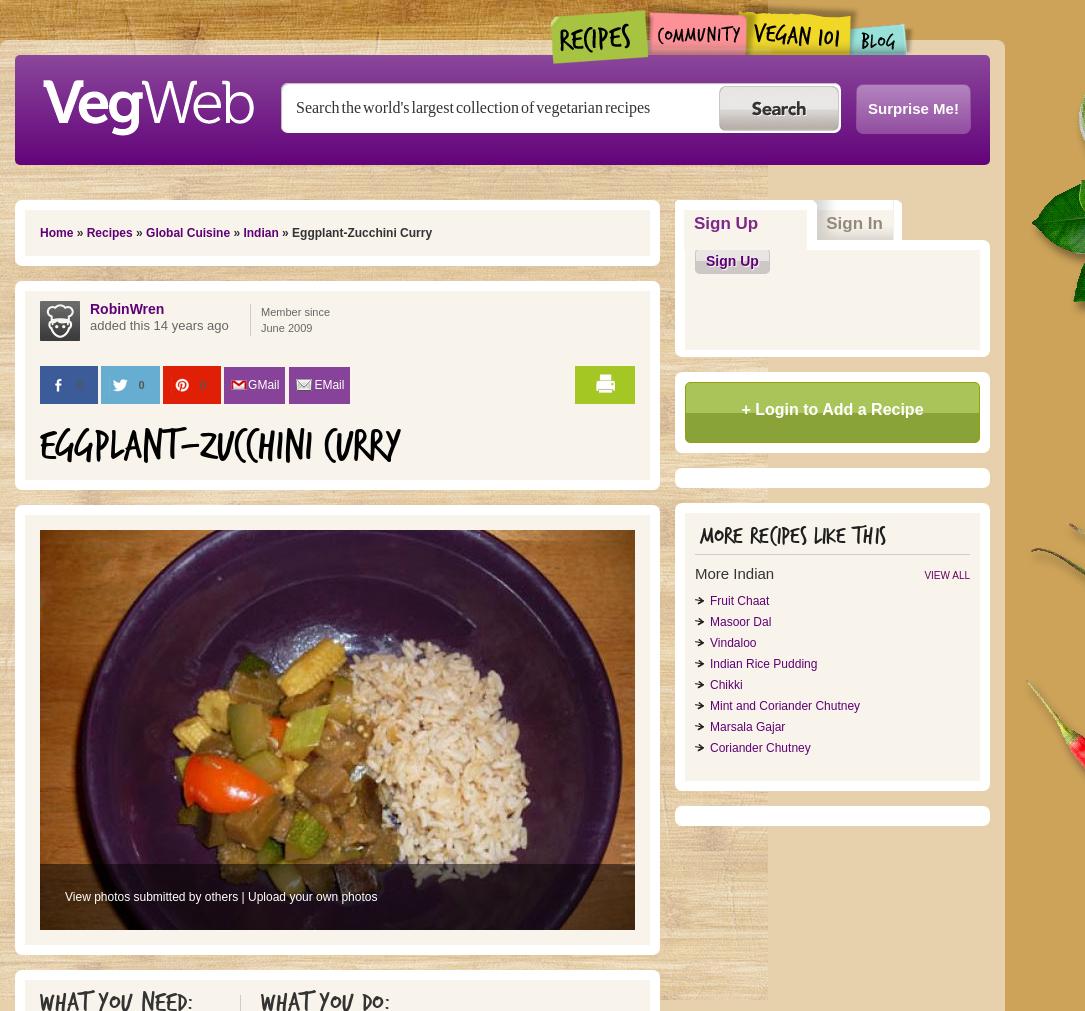 The height and width of the screenshot is (1011, 1085). What do you see at coordinates (826, 223) in the screenshot?
I see `'Sign In'` at bounding box center [826, 223].